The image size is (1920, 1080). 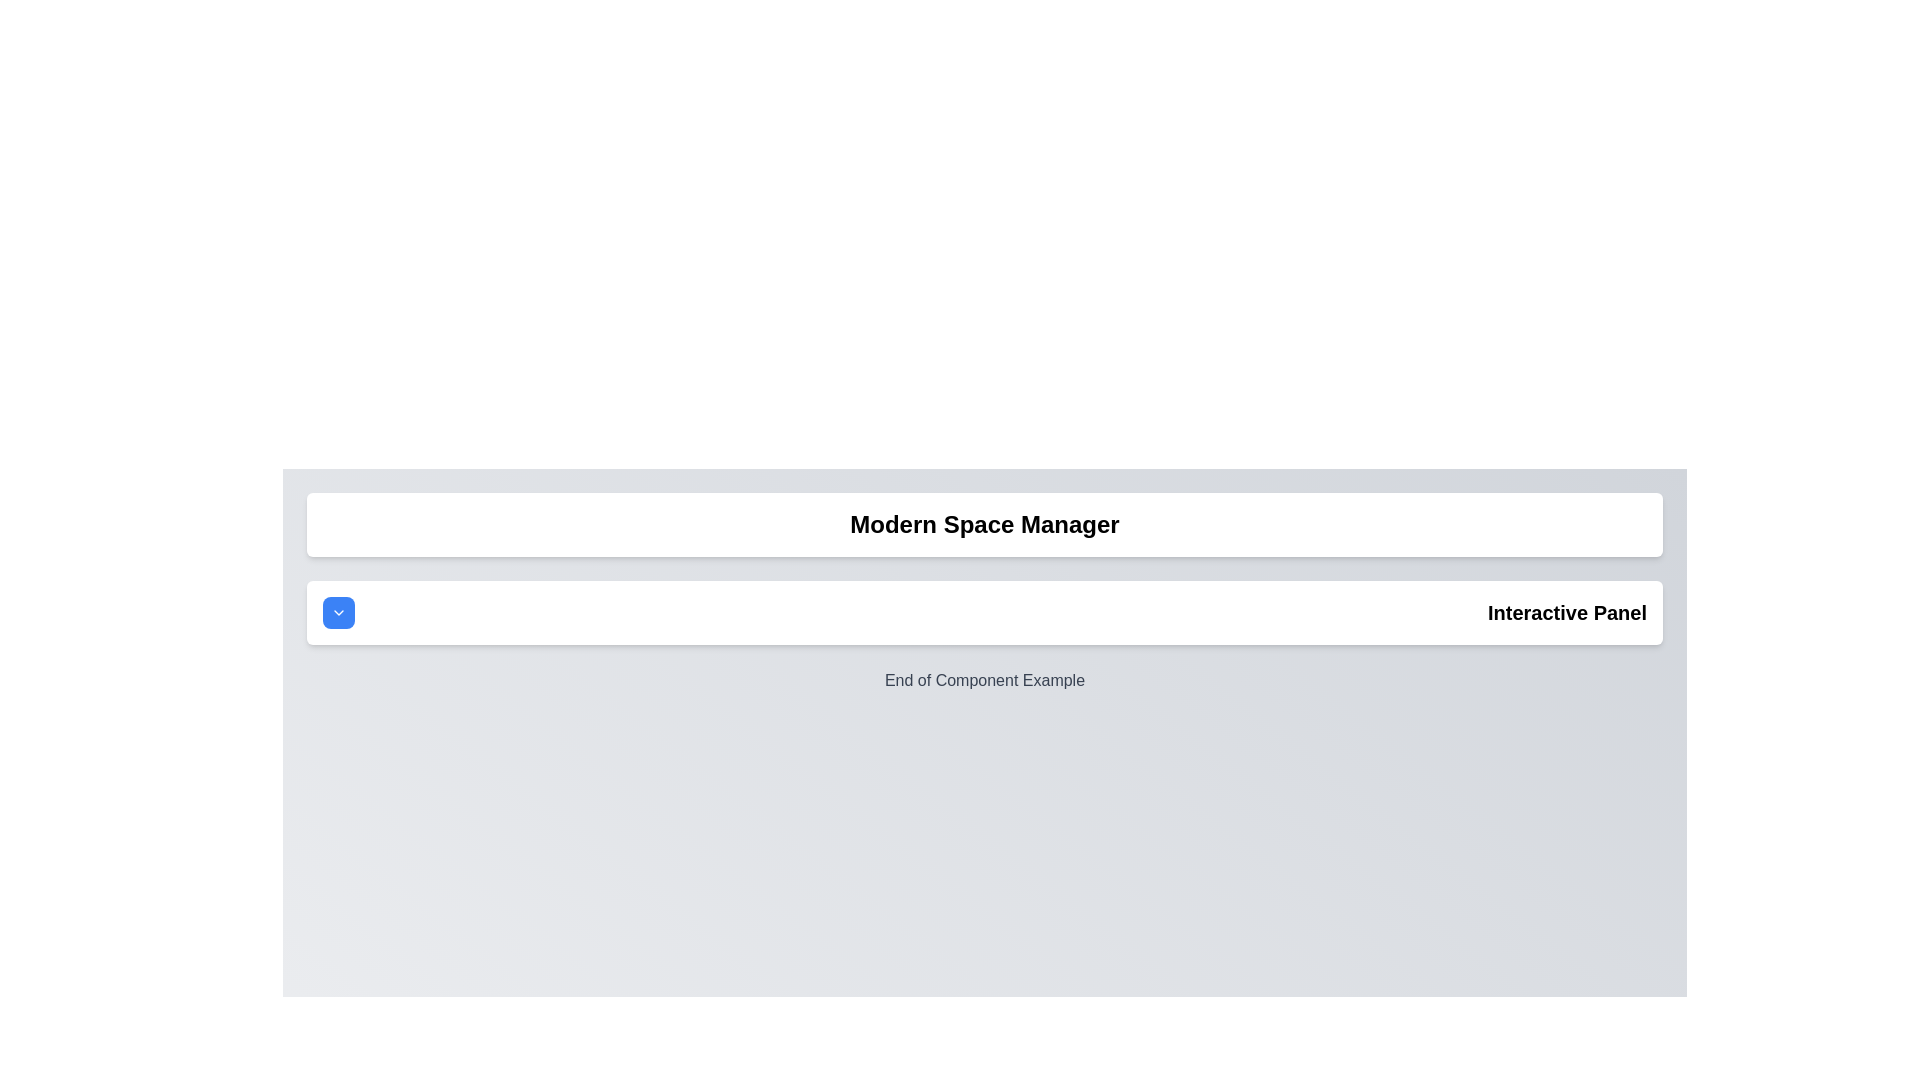 I want to click on the static text label that indicates the conclusion of a component section, located at the bottom of the vertically arranged layout, so click(x=984, y=680).